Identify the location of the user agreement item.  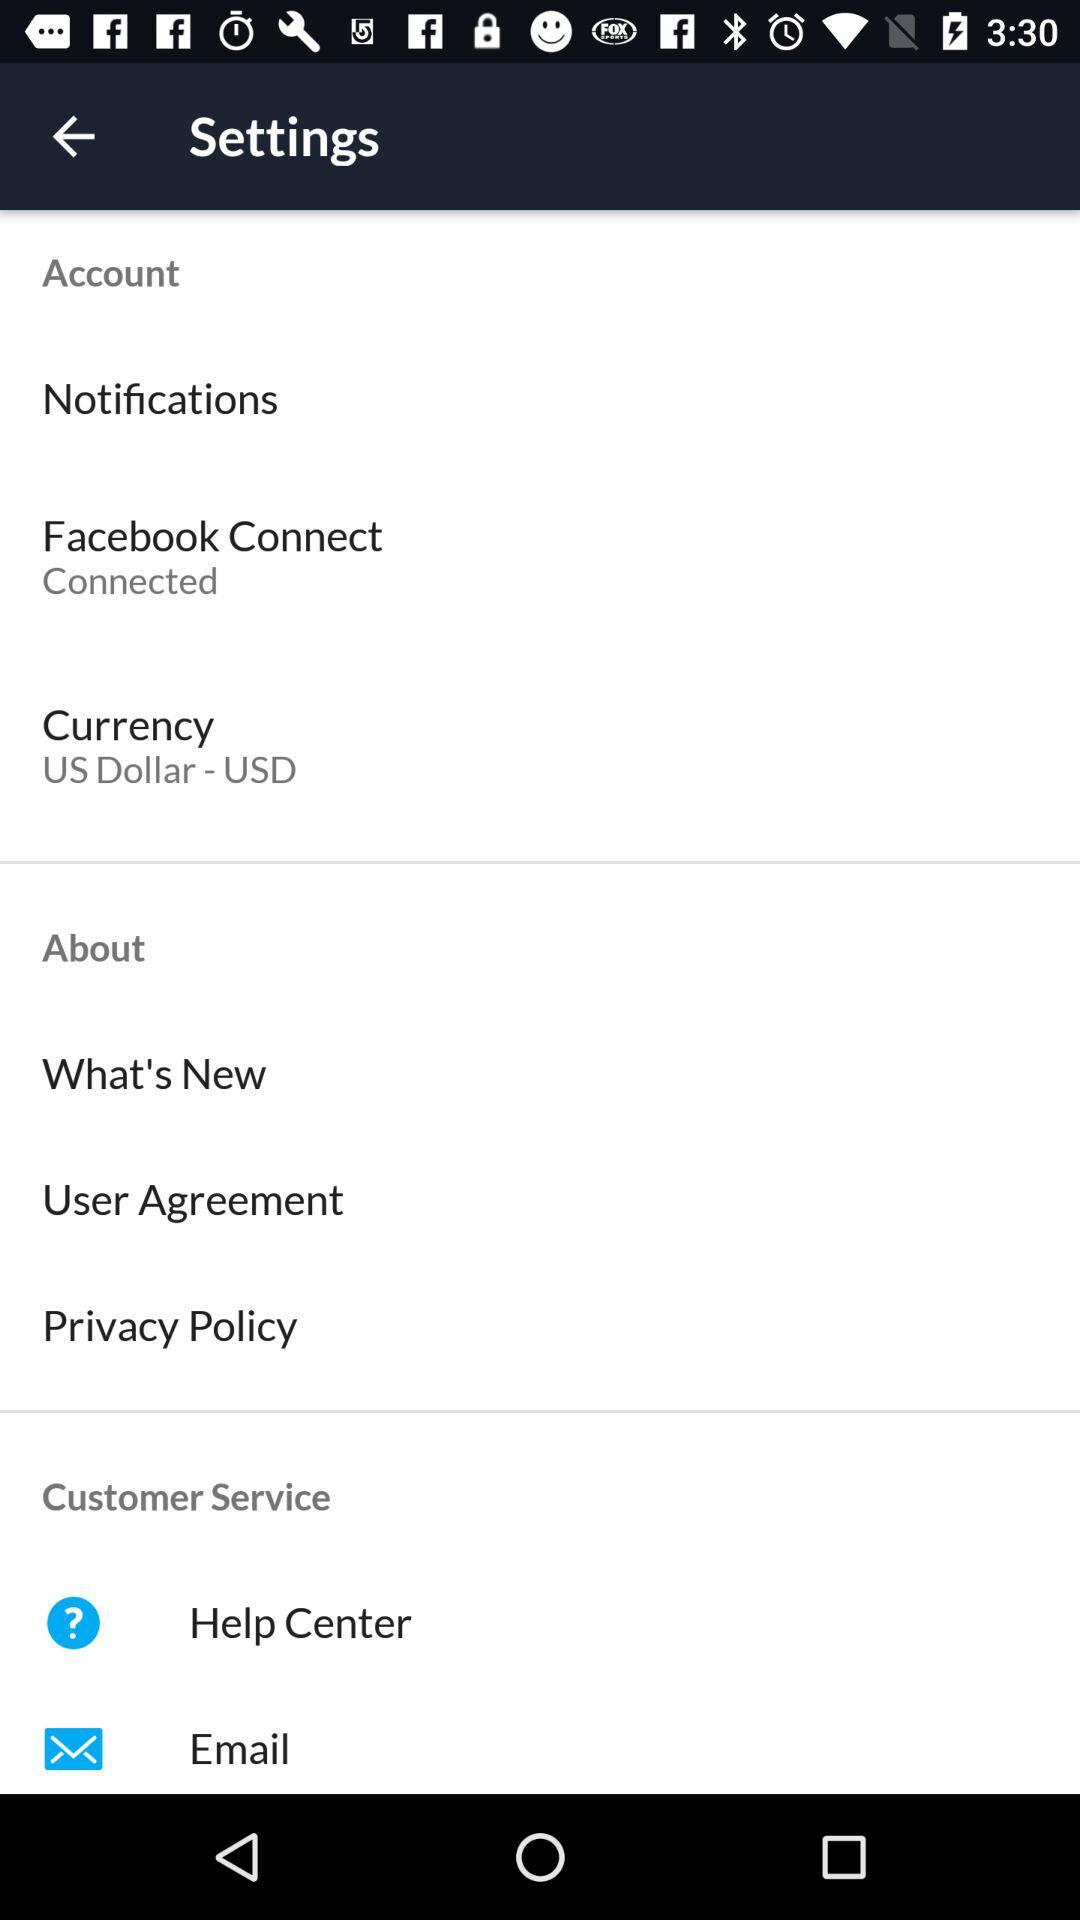
(540, 1200).